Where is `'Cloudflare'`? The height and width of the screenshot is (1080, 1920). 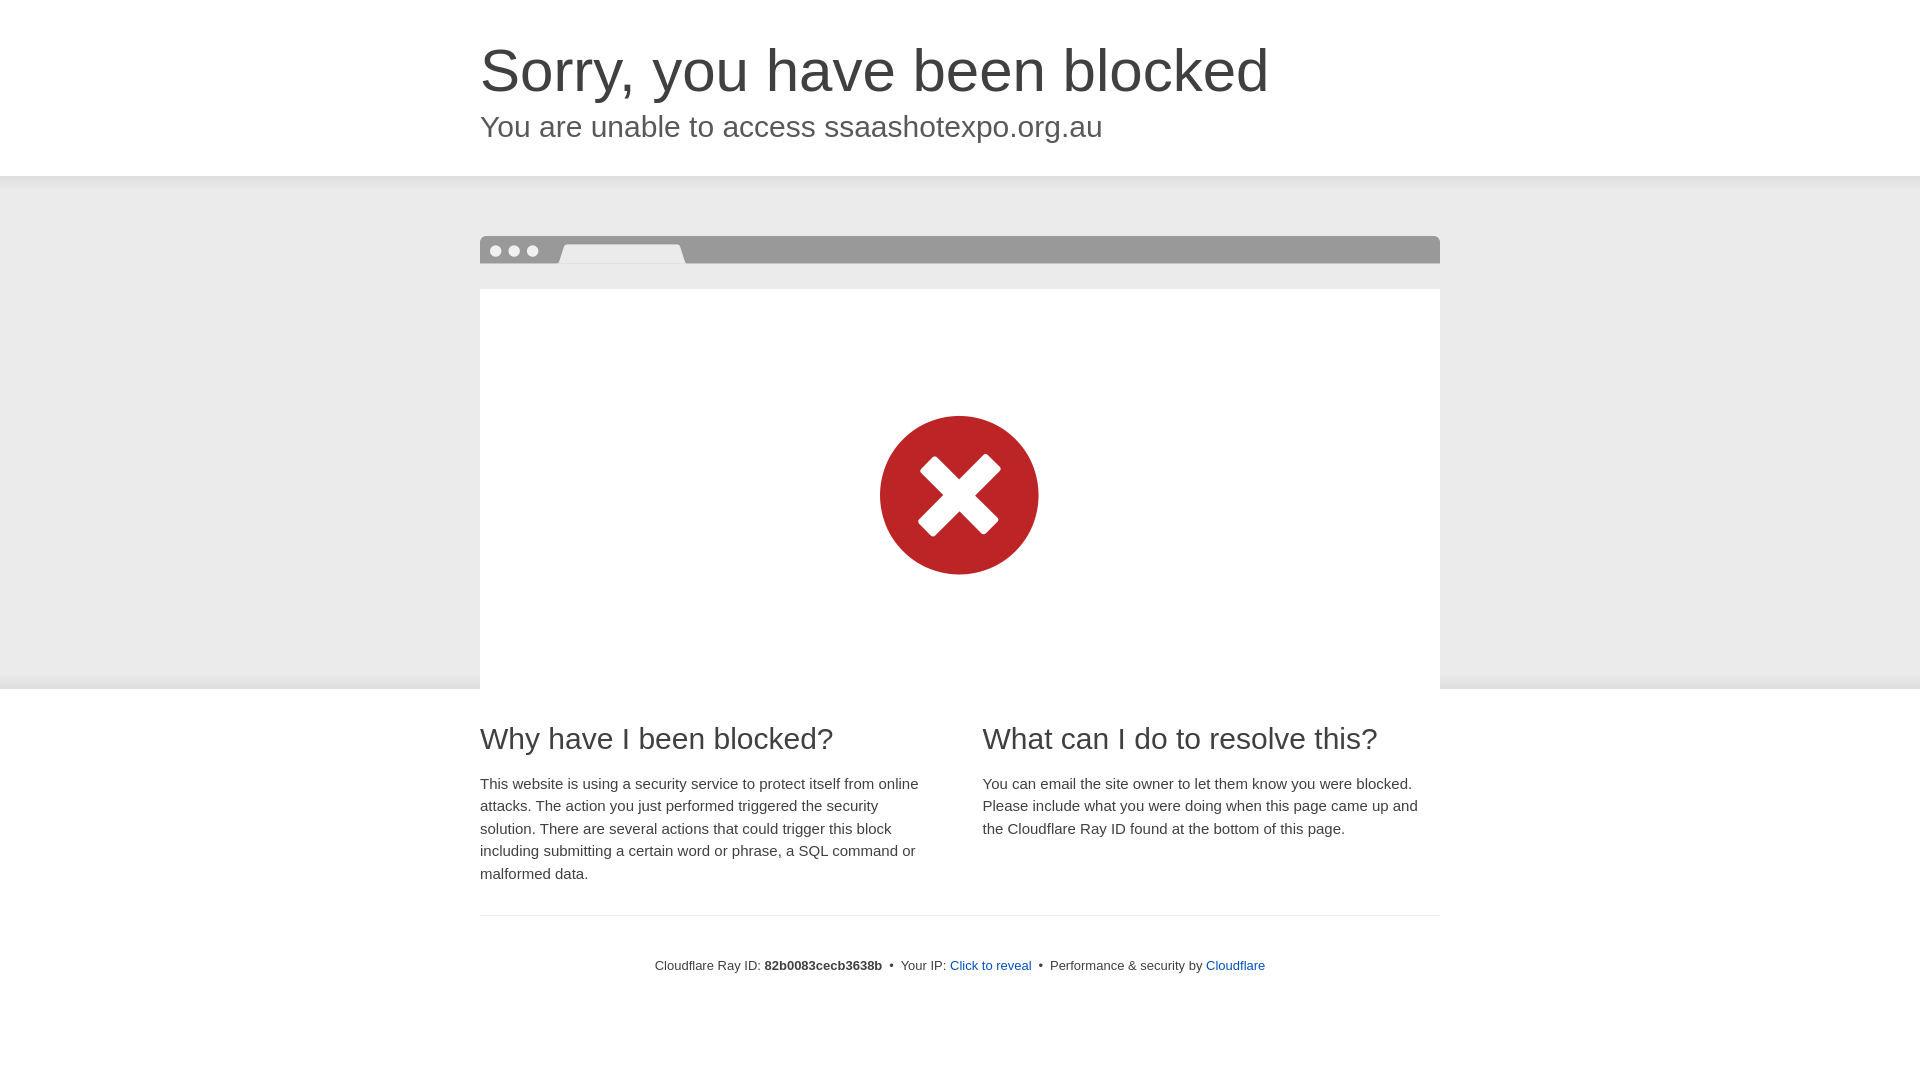 'Cloudflare' is located at coordinates (1234, 964).